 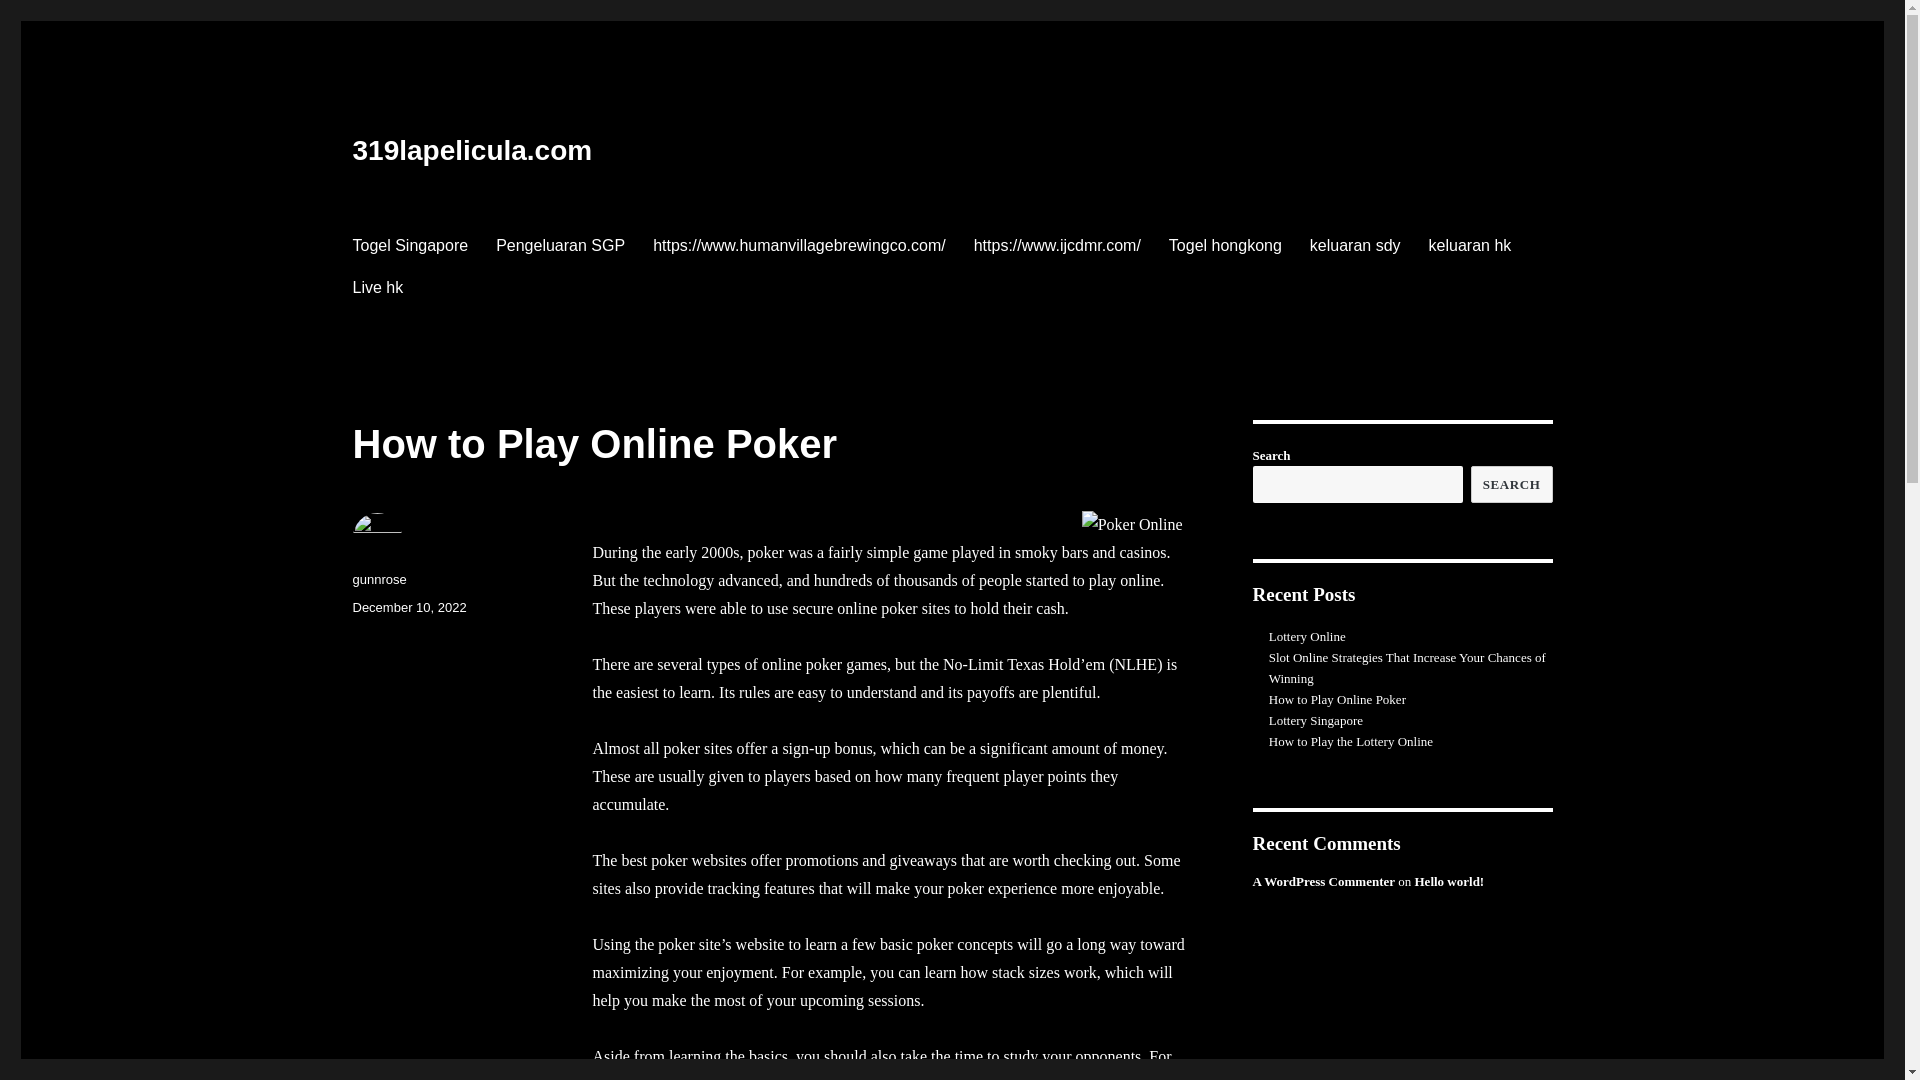 What do you see at coordinates (798, 244) in the screenshot?
I see `'https://www.humanvillagebrewingco.com/'` at bounding box center [798, 244].